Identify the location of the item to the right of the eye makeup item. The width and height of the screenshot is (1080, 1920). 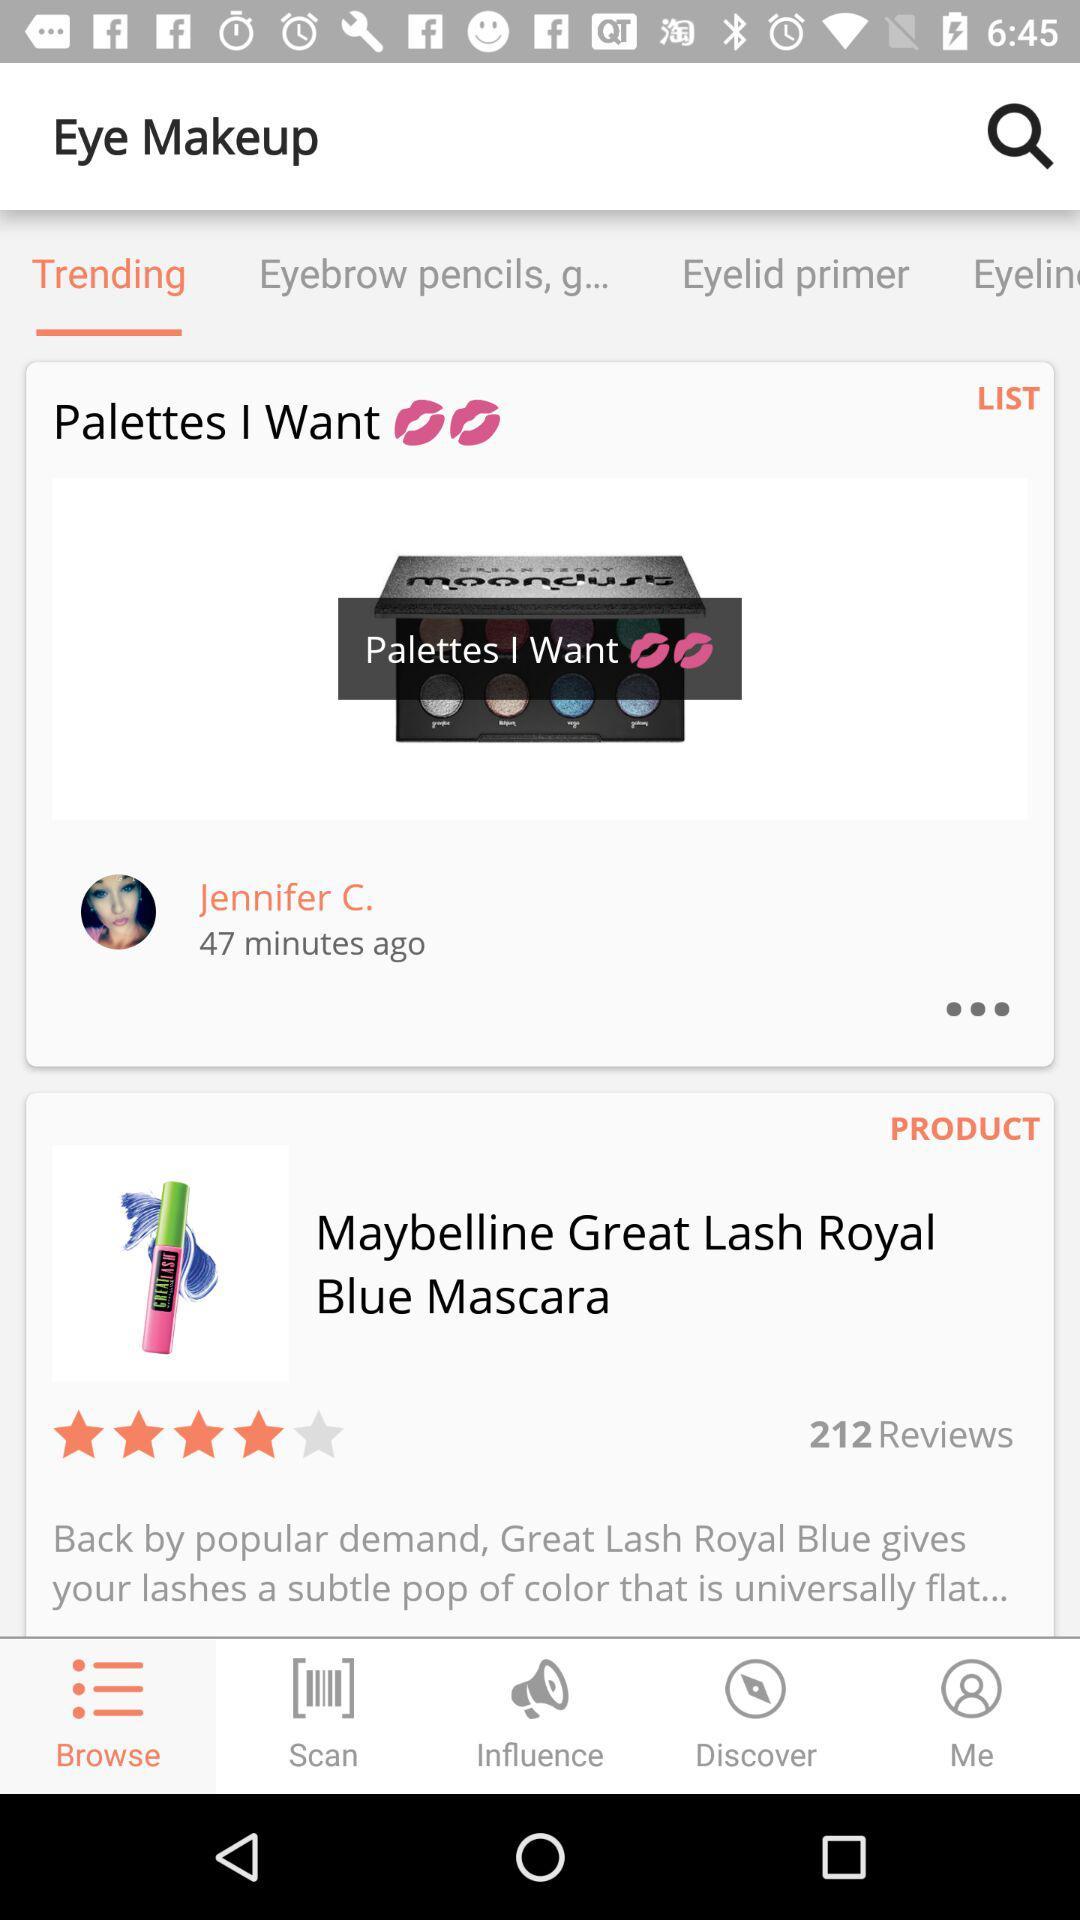
(1020, 135).